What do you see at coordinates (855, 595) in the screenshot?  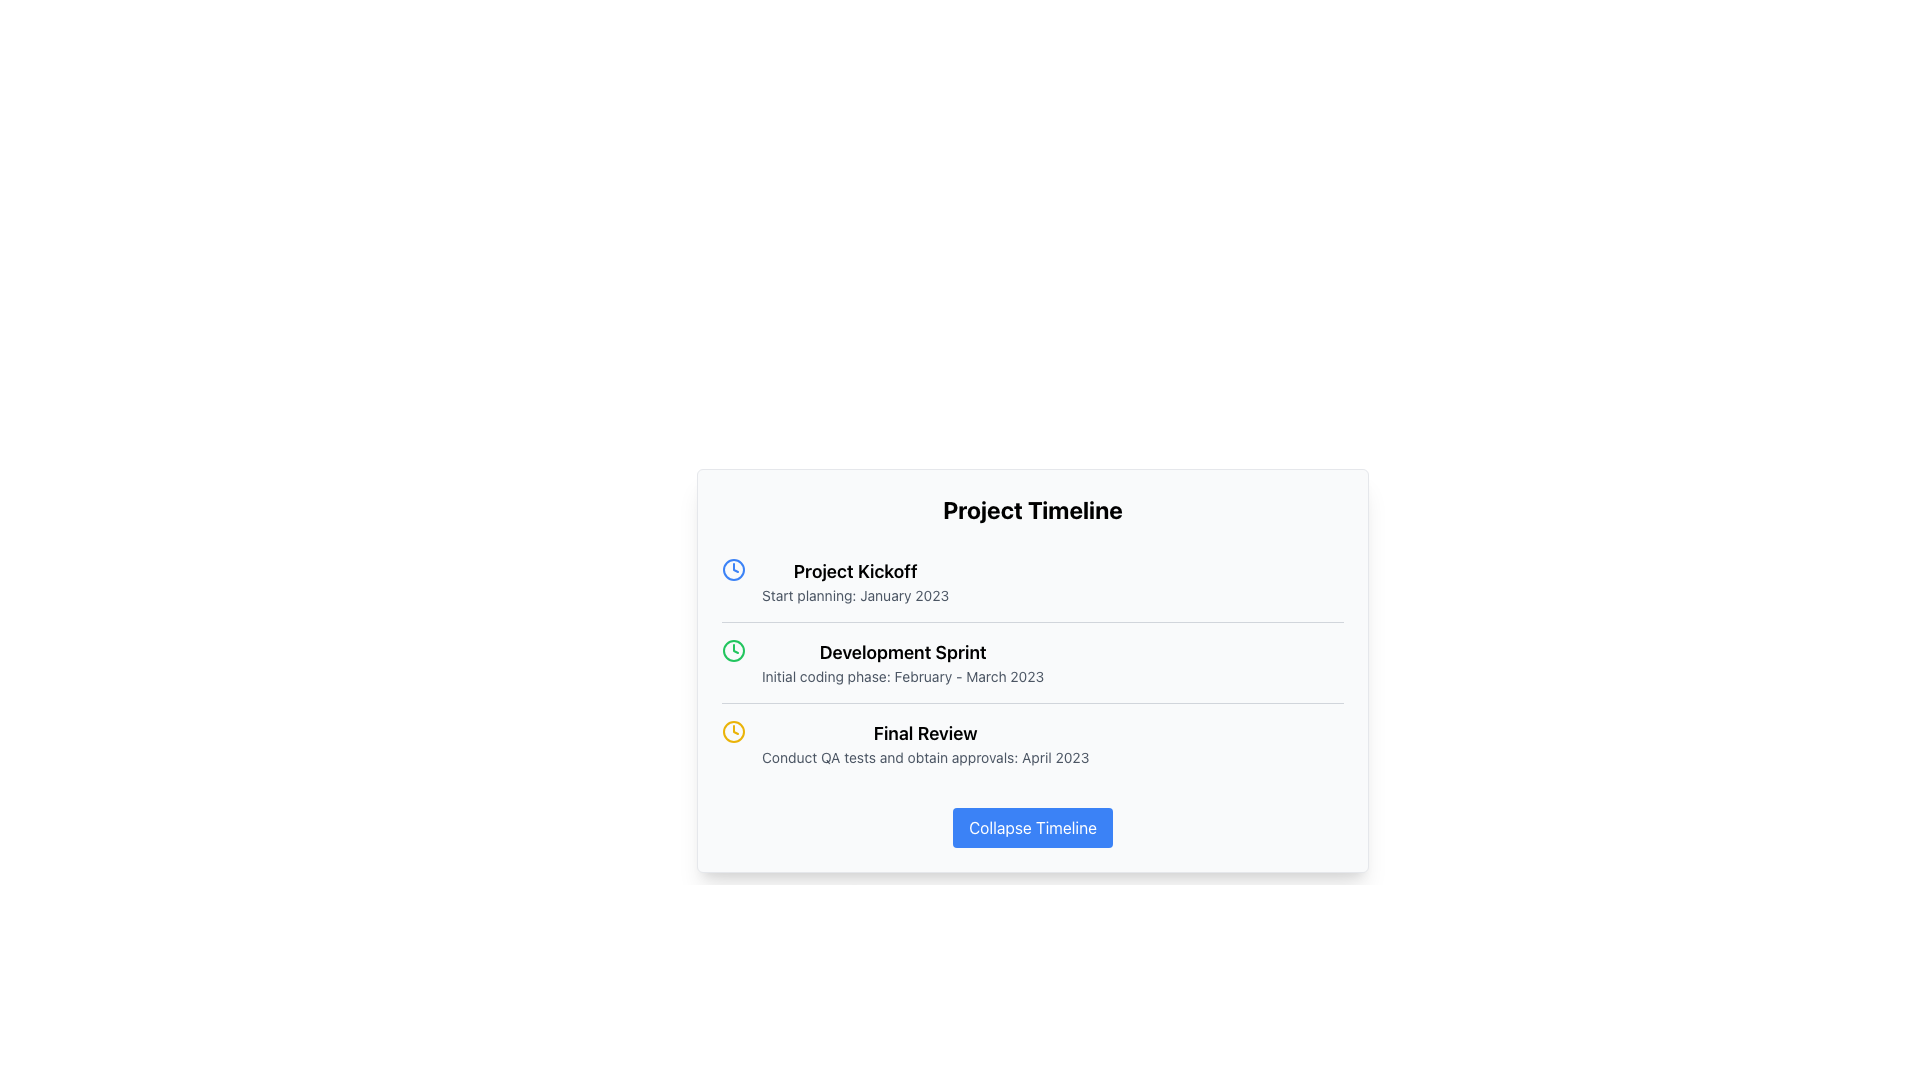 I see `text label that says 'Start planning: January 2023', which is styled with a smaller font size and gray color, located beneath the title 'Project Kickoff'` at bounding box center [855, 595].